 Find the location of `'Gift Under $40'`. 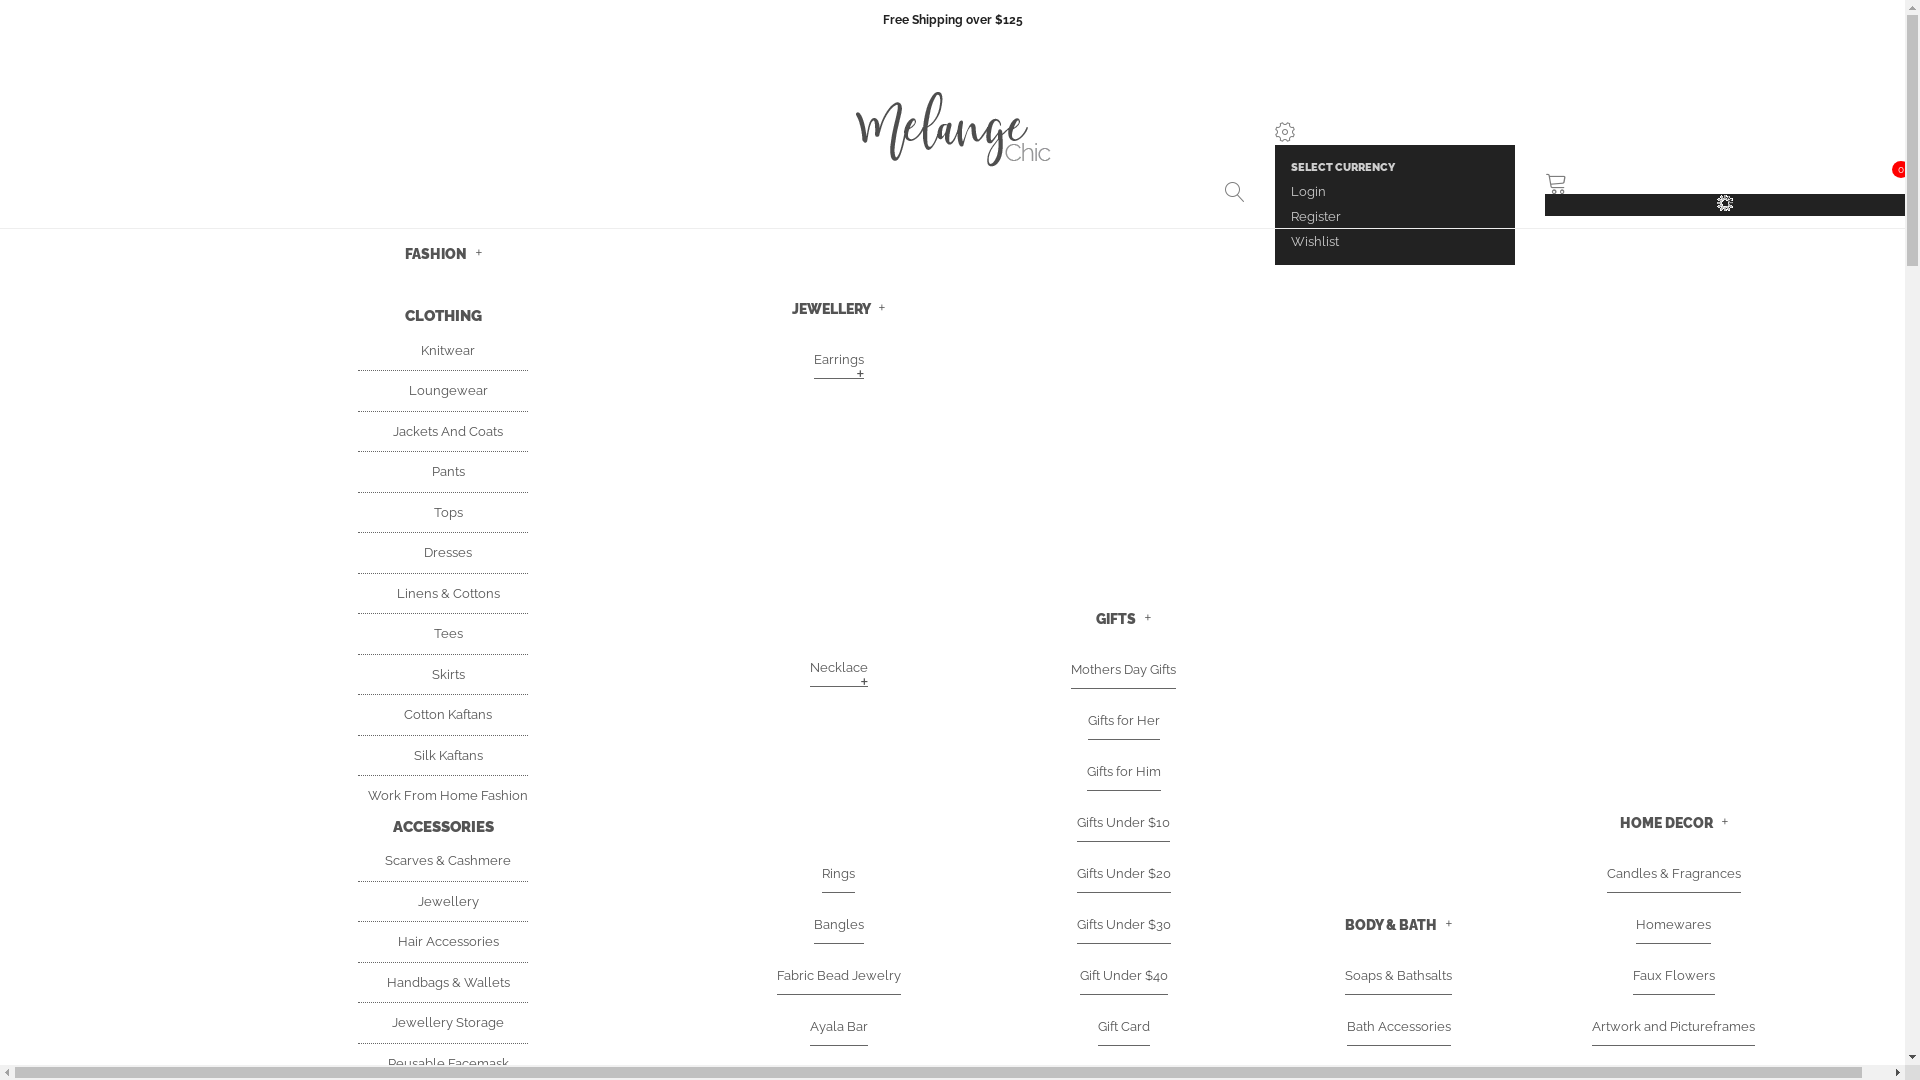

'Gift Under $40' is located at coordinates (1123, 974).